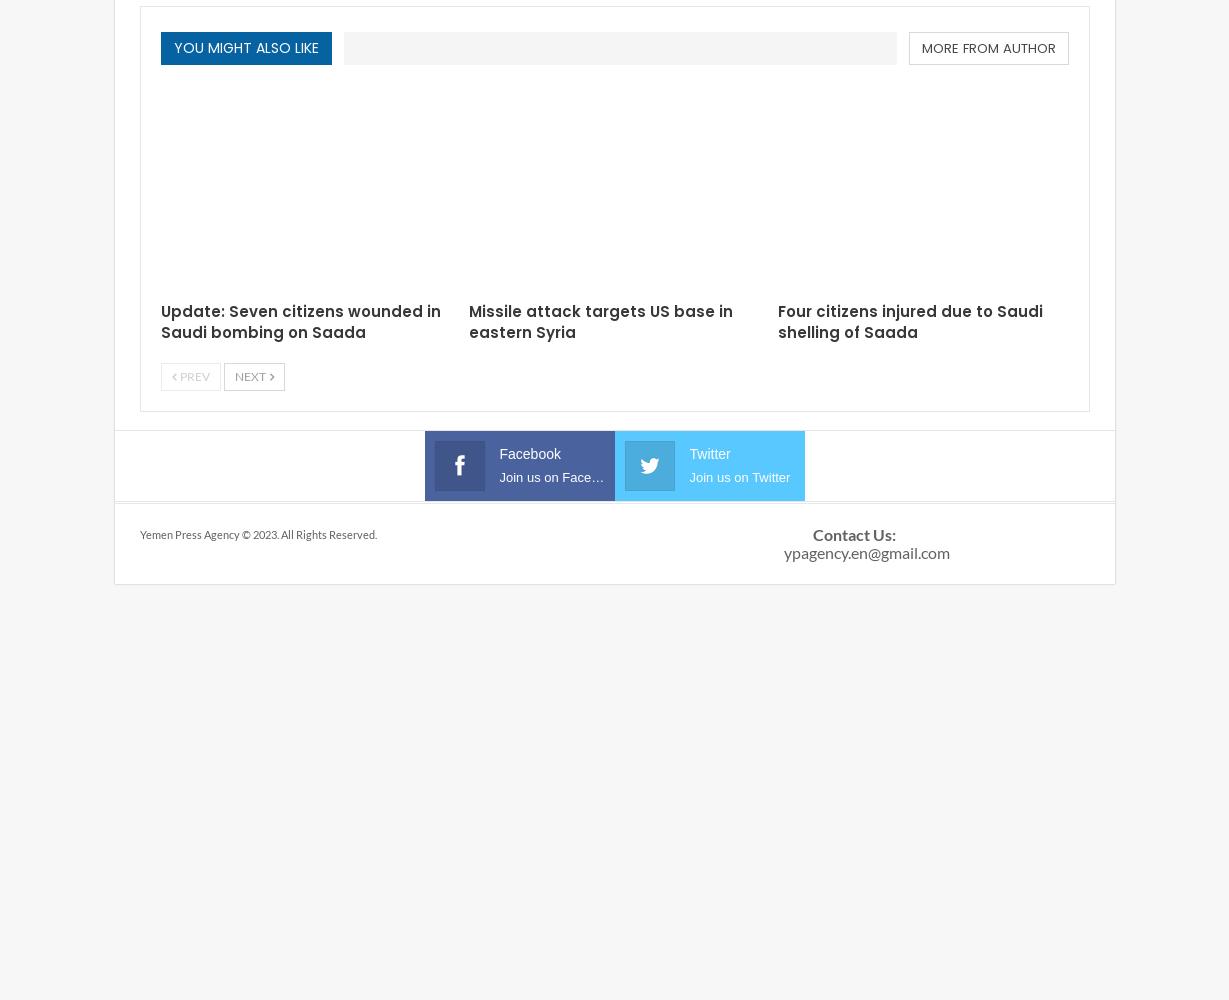  What do you see at coordinates (687, 476) in the screenshot?
I see `'Join us on Twitter'` at bounding box center [687, 476].